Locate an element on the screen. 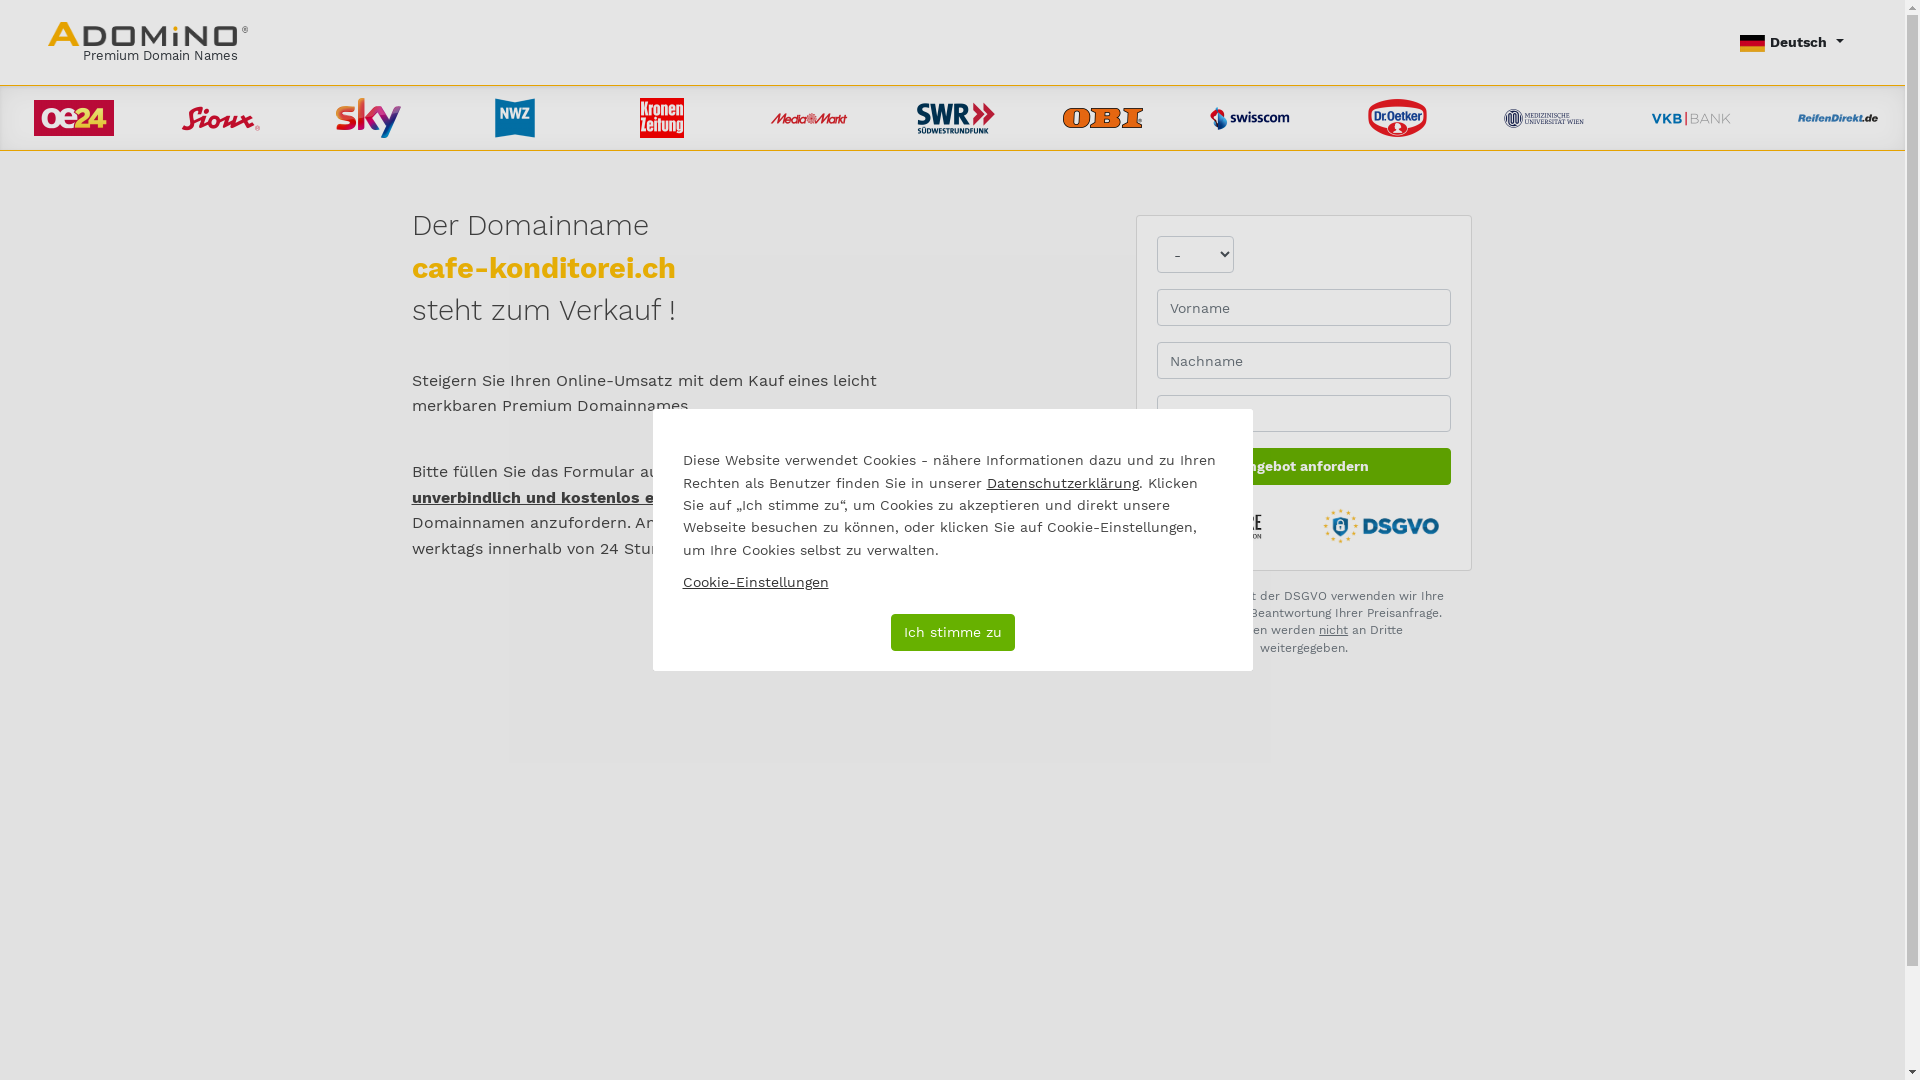  'Cookie-Einstellungen' is located at coordinates (681, 582).